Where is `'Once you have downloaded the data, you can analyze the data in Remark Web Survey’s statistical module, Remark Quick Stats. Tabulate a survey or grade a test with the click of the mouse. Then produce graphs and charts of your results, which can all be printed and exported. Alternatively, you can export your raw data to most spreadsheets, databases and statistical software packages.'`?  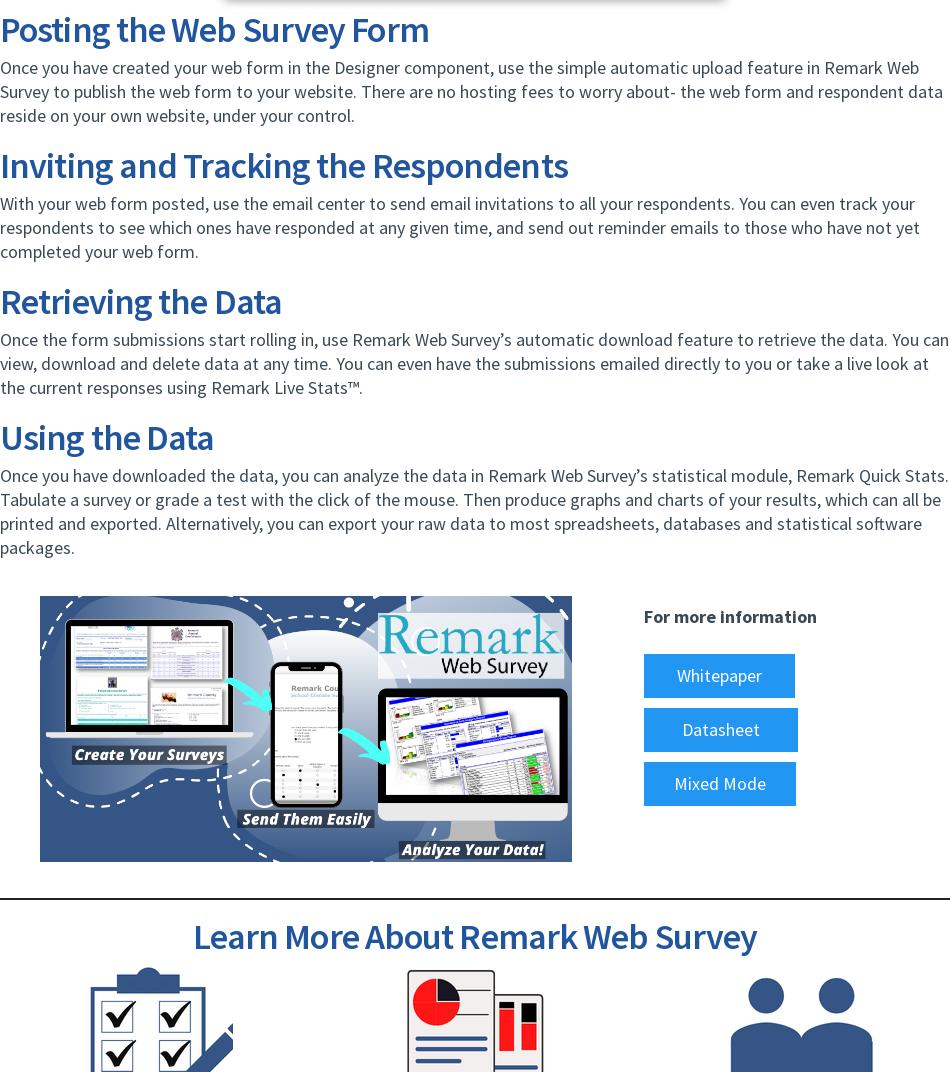 'Once you have downloaded the data, you can analyze the data in Remark Web Survey’s statistical module, Remark Quick Stats. Tabulate a survey or grade a test with the click of the mouse. Then produce graphs and charts of your results, which can all be printed and exported. Alternatively, you can export your raw data to most spreadsheets, databases and statistical software packages.' is located at coordinates (473, 511).